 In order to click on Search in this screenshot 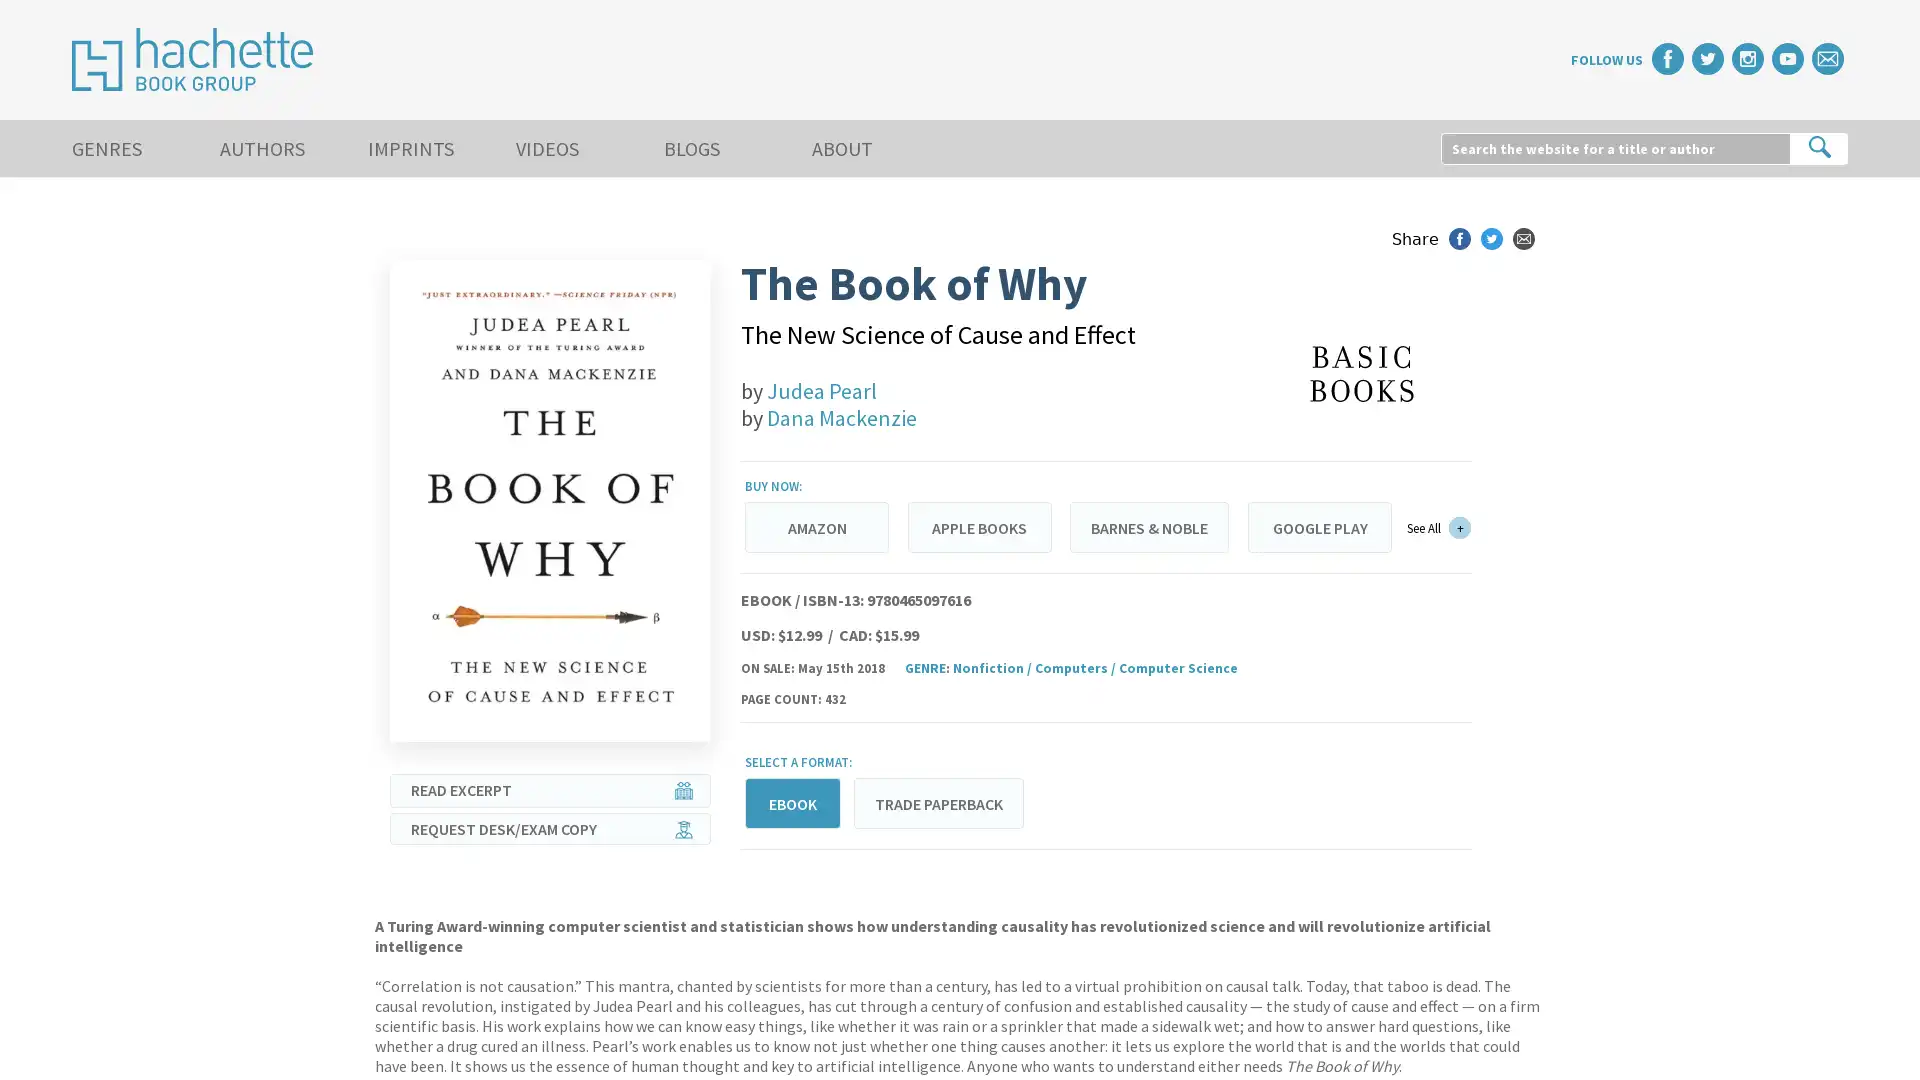, I will do `click(1819, 146)`.